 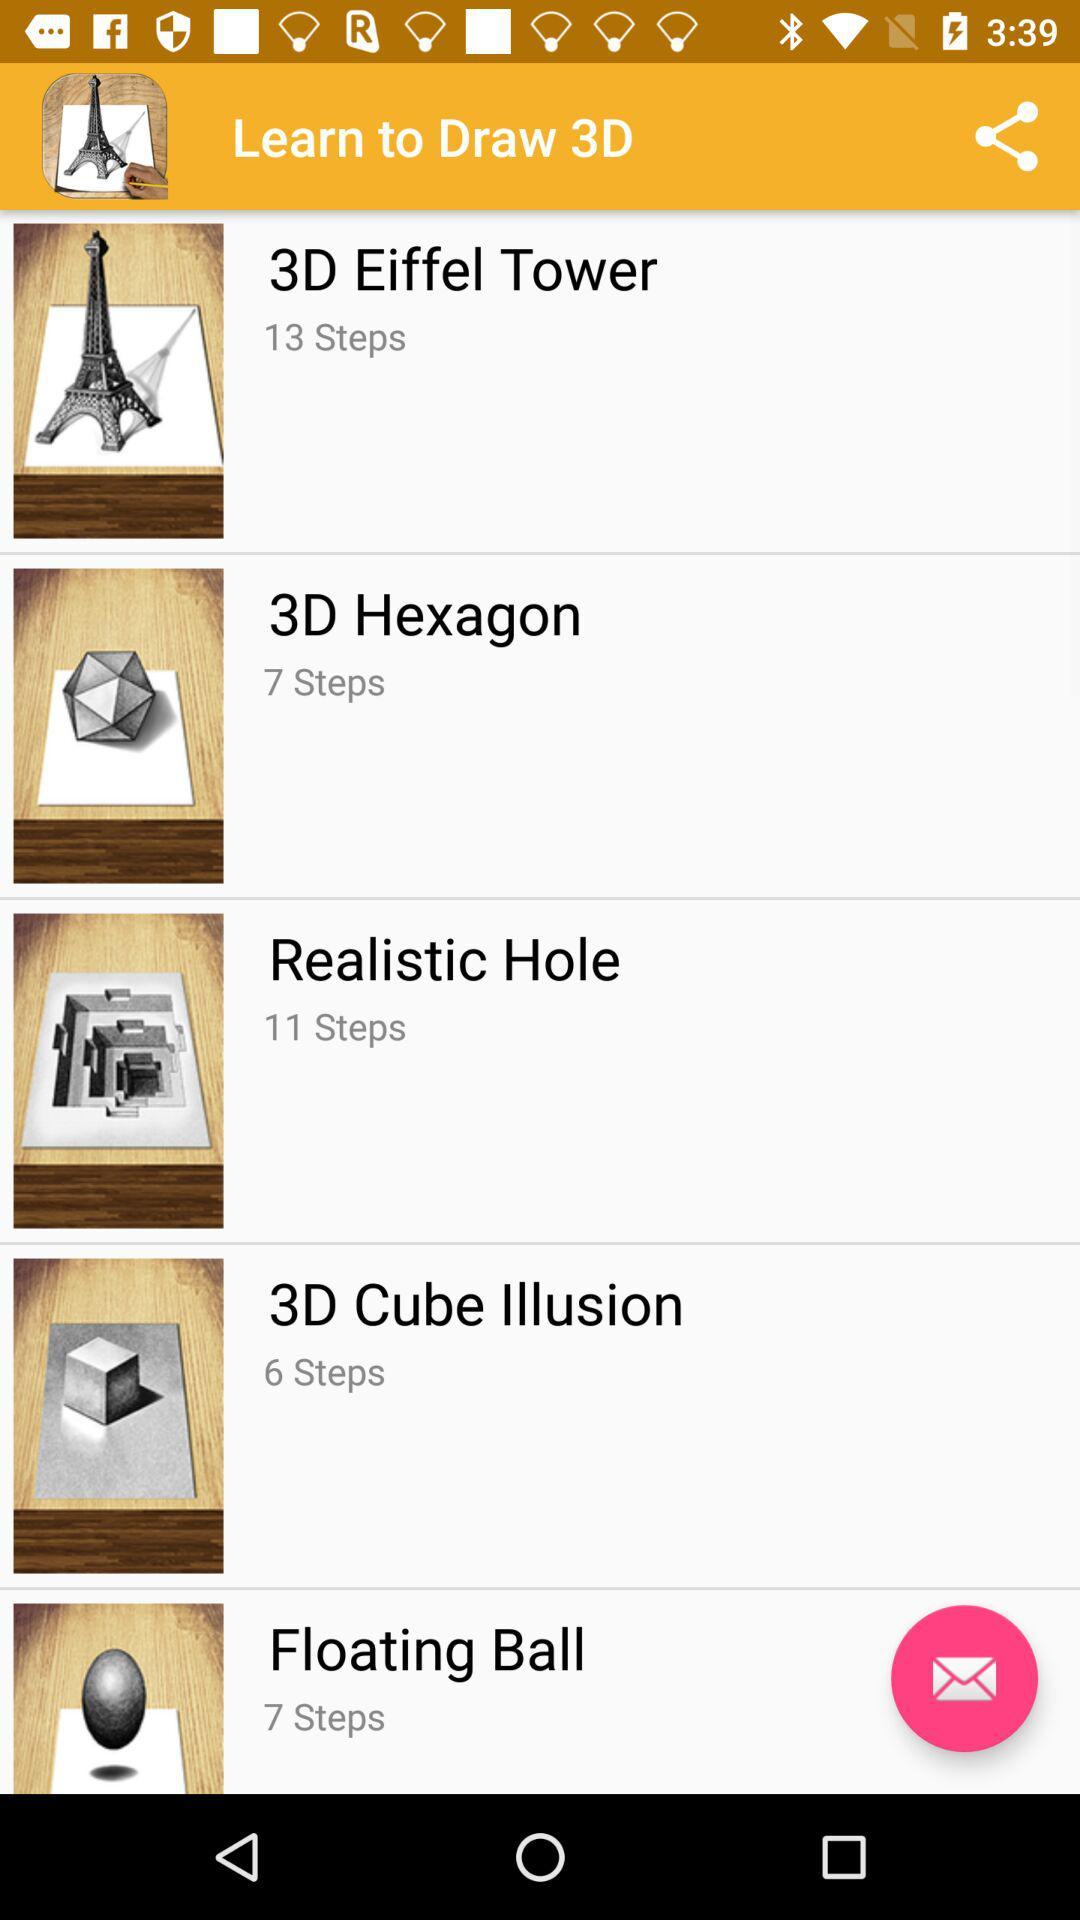 What do you see at coordinates (963, 1678) in the screenshot?
I see `the app to the right of the floating ball icon` at bounding box center [963, 1678].